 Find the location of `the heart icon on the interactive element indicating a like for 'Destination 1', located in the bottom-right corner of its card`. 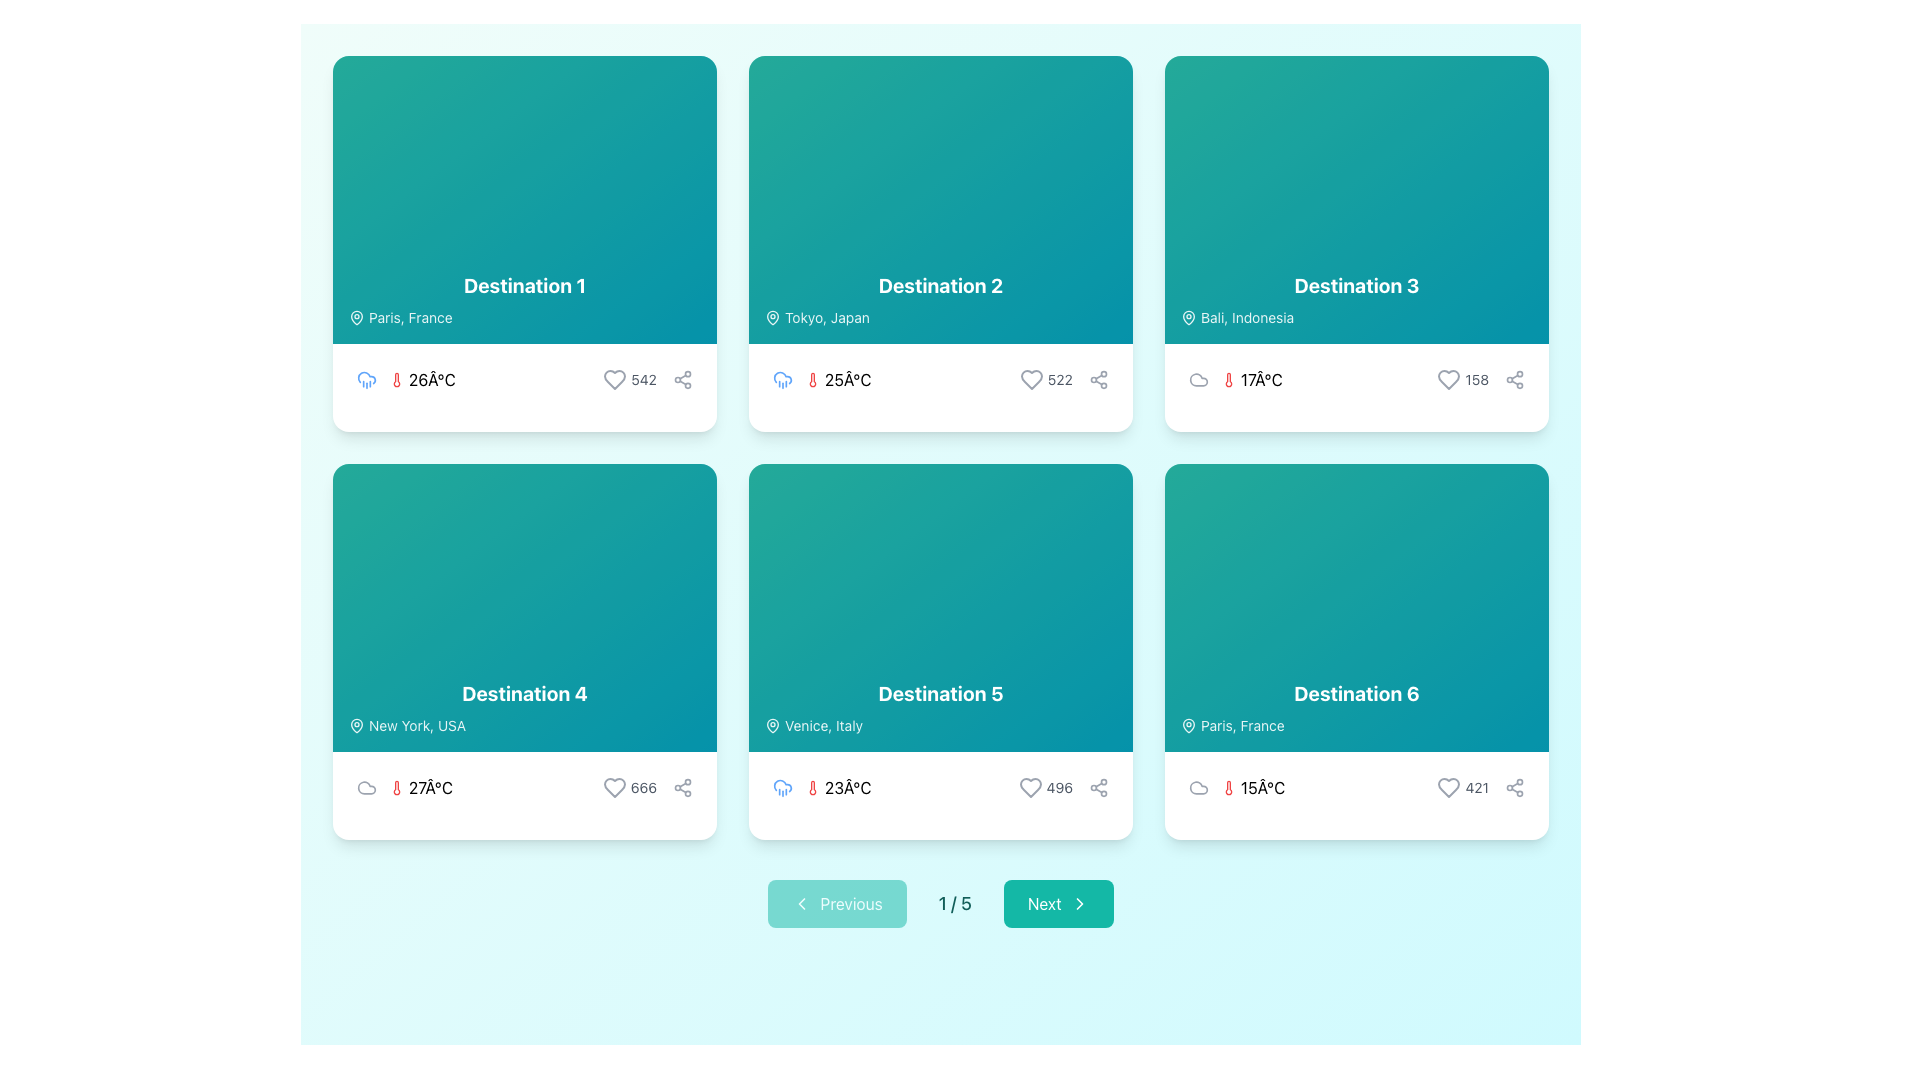

the heart icon on the interactive element indicating a like for 'Destination 1', located in the bottom-right corner of its card is located at coordinates (629, 380).